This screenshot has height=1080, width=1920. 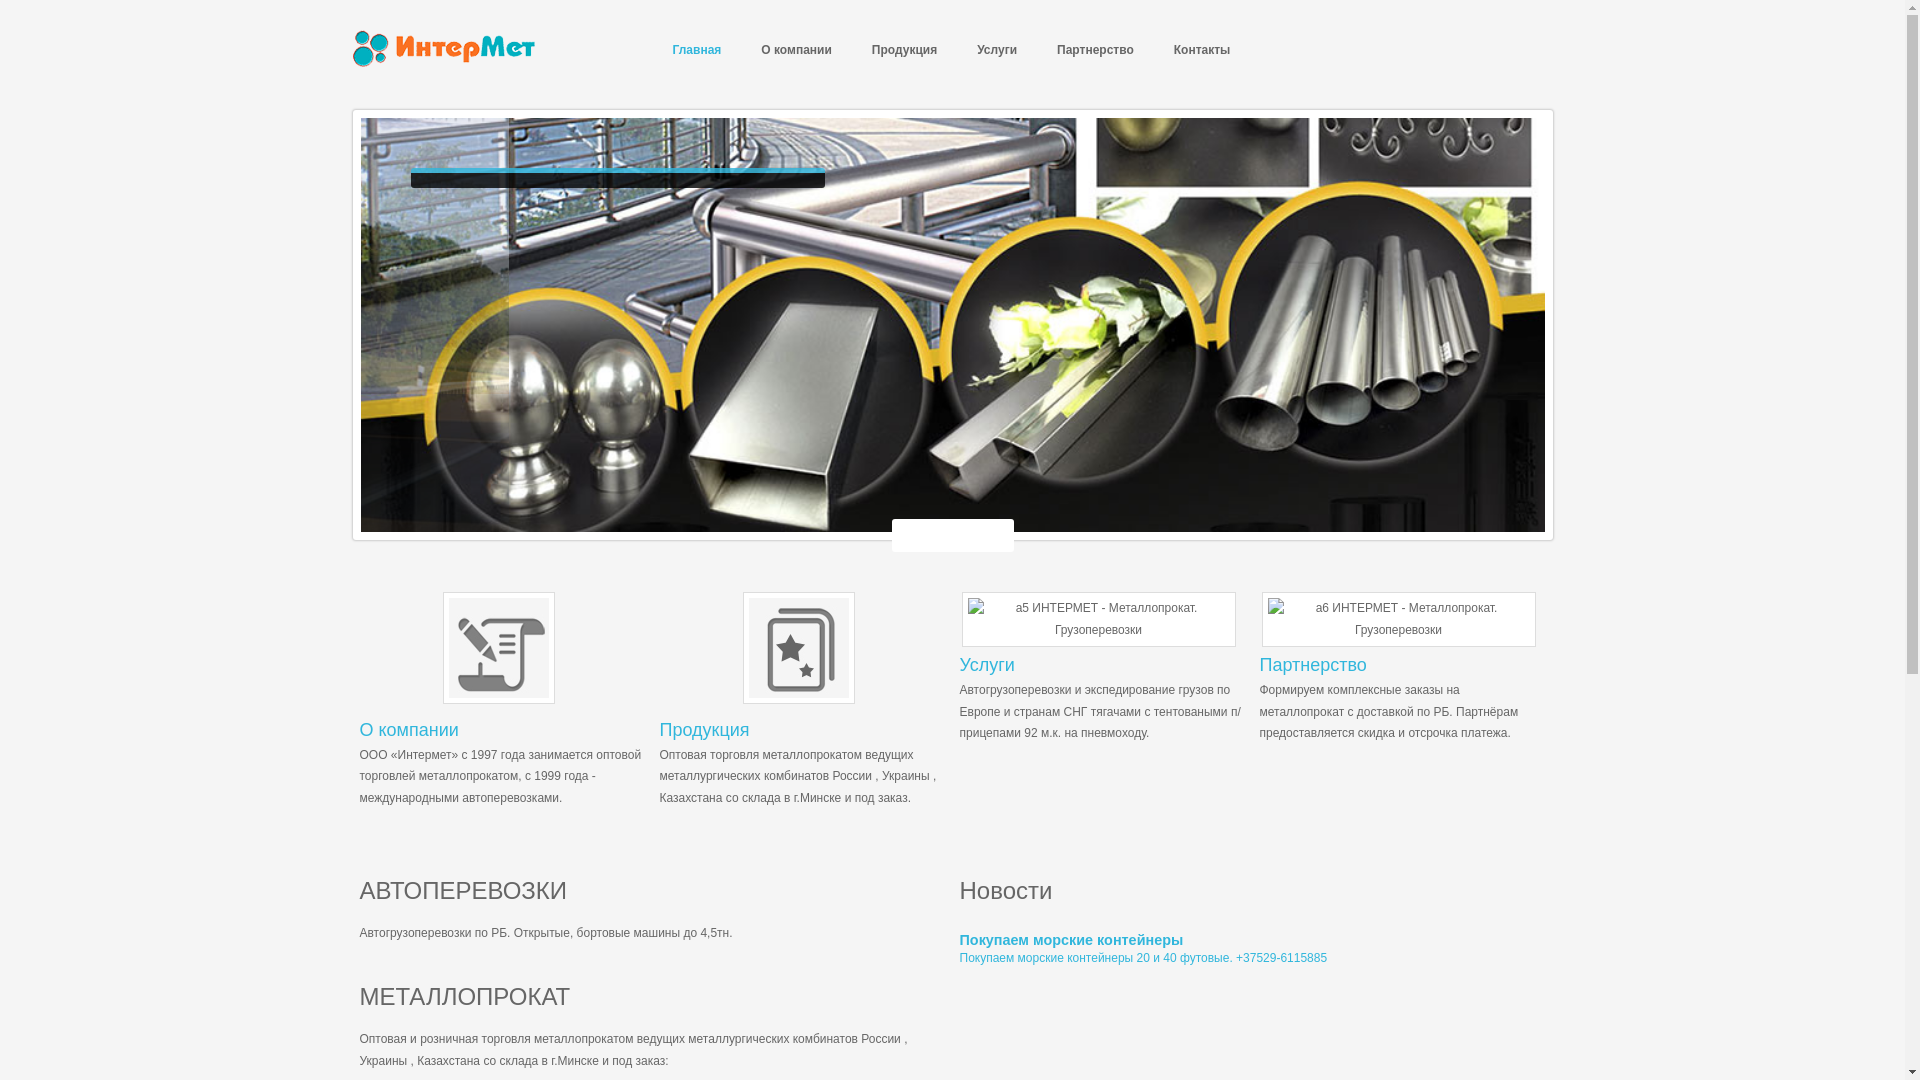 I want to click on 'a3 image', so click(x=498, y=648).